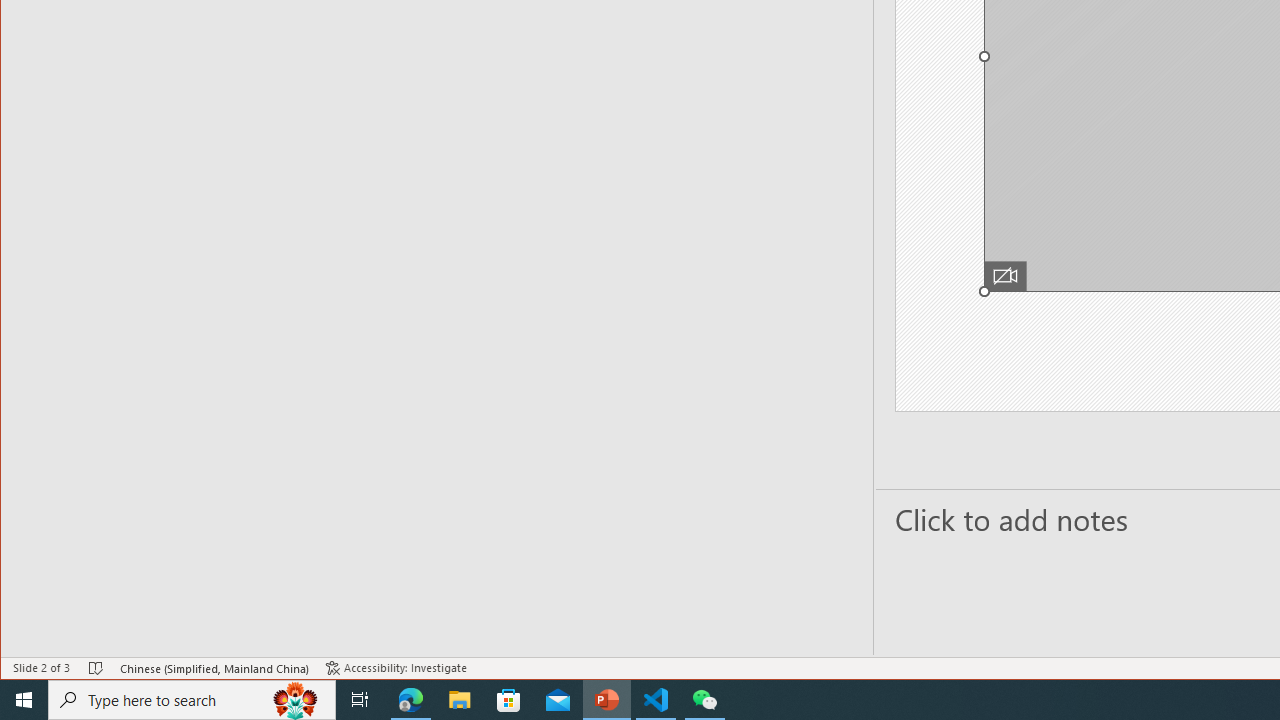 This screenshot has width=1280, height=720. I want to click on 'Spell Check No Errors', so click(95, 668).